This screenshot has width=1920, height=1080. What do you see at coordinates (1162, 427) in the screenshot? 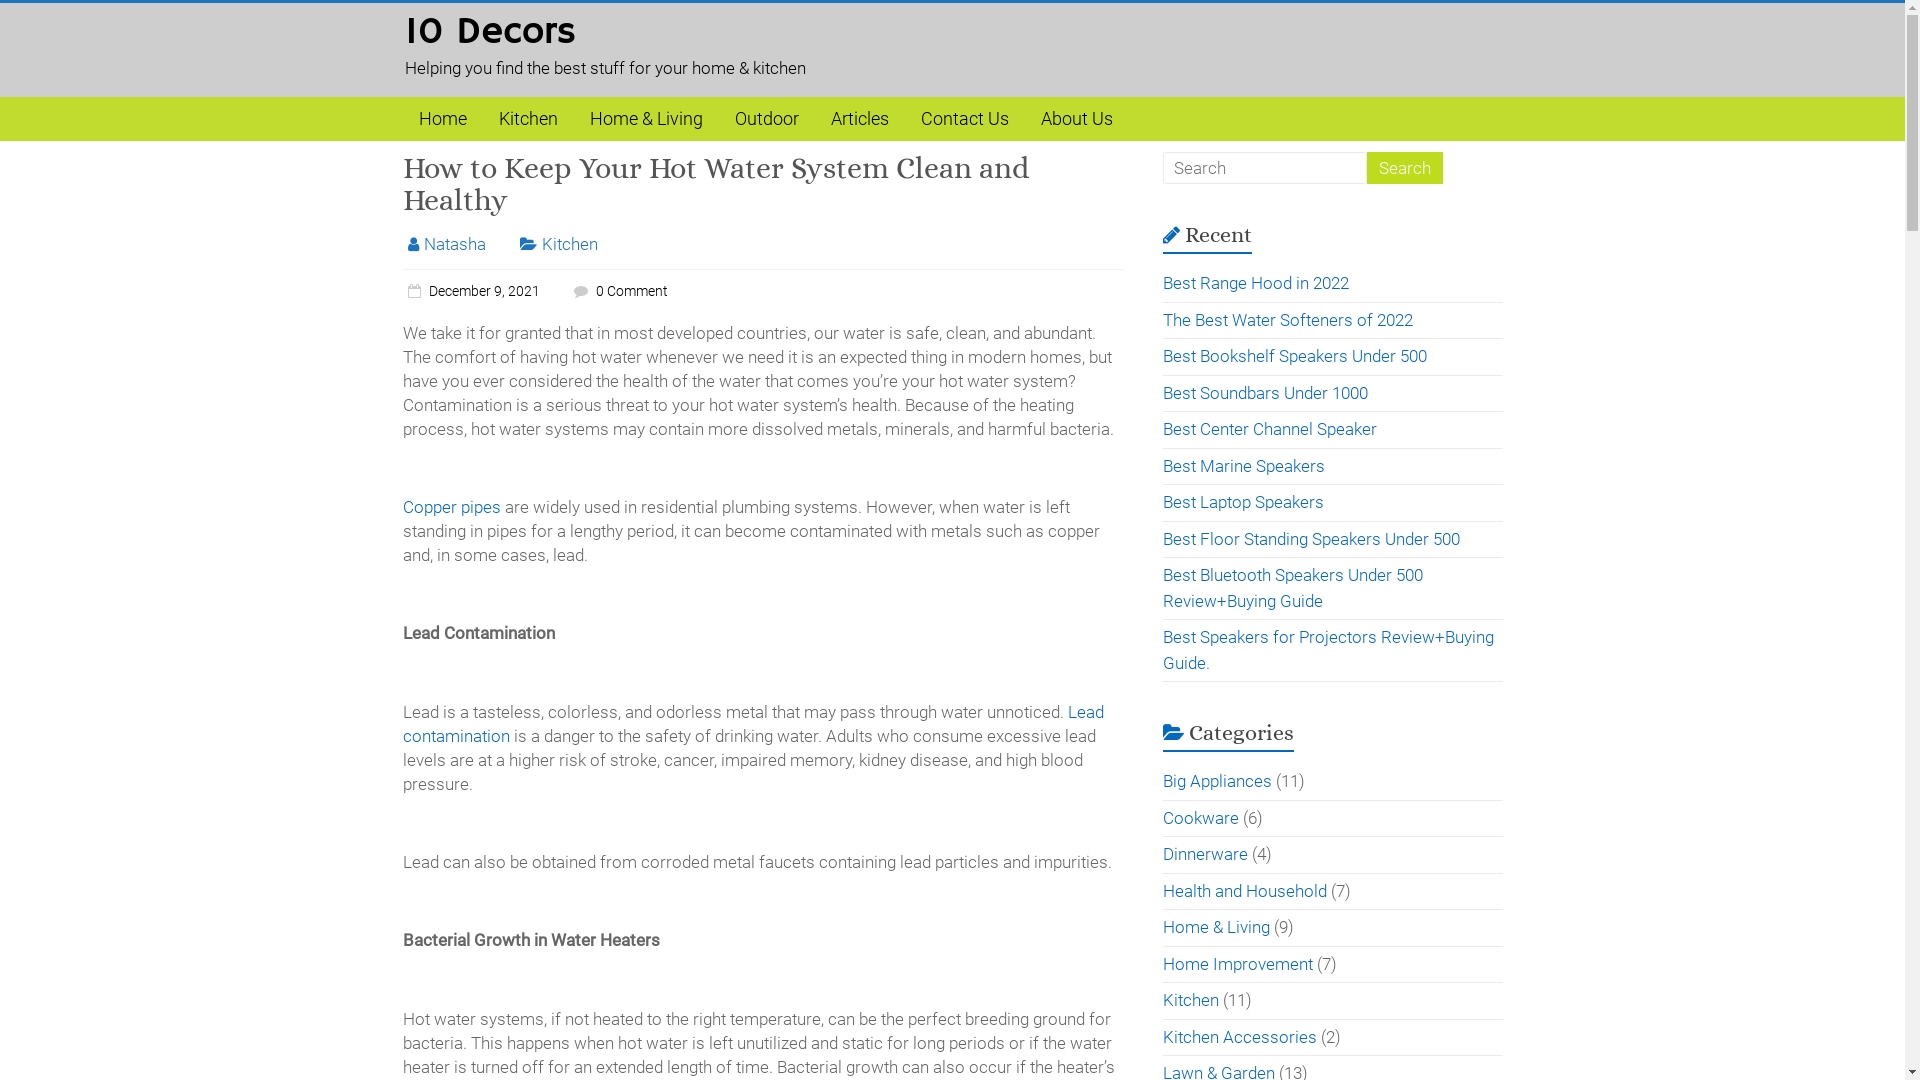
I see `'Best Center Channel Speaker'` at bounding box center [1162, 427].